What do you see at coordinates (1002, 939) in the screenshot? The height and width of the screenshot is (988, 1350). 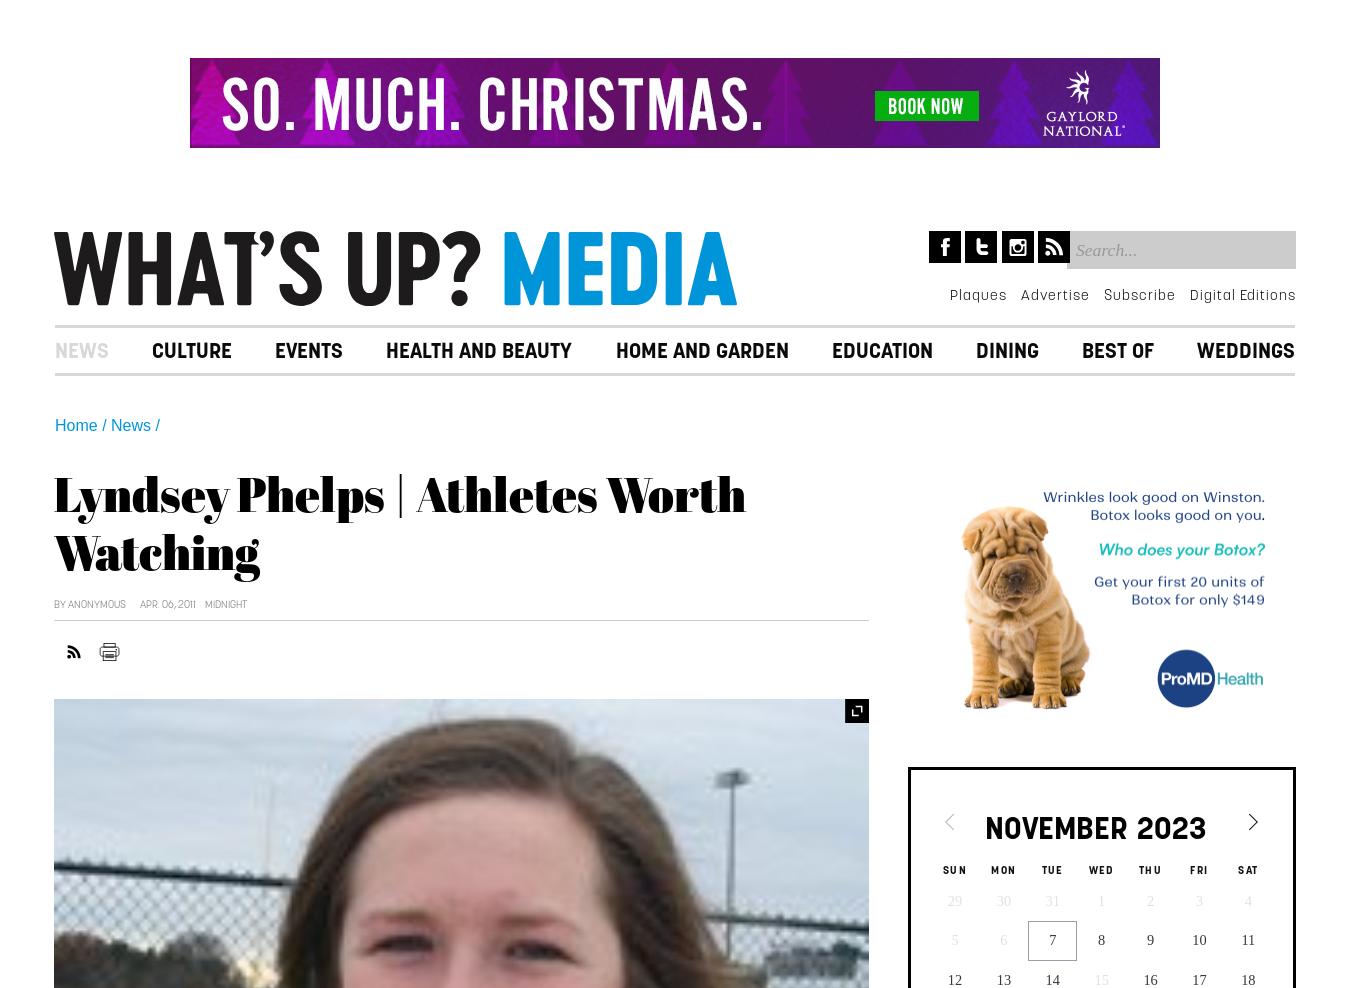 I see `'6'` at bounding box center [1002, 939].